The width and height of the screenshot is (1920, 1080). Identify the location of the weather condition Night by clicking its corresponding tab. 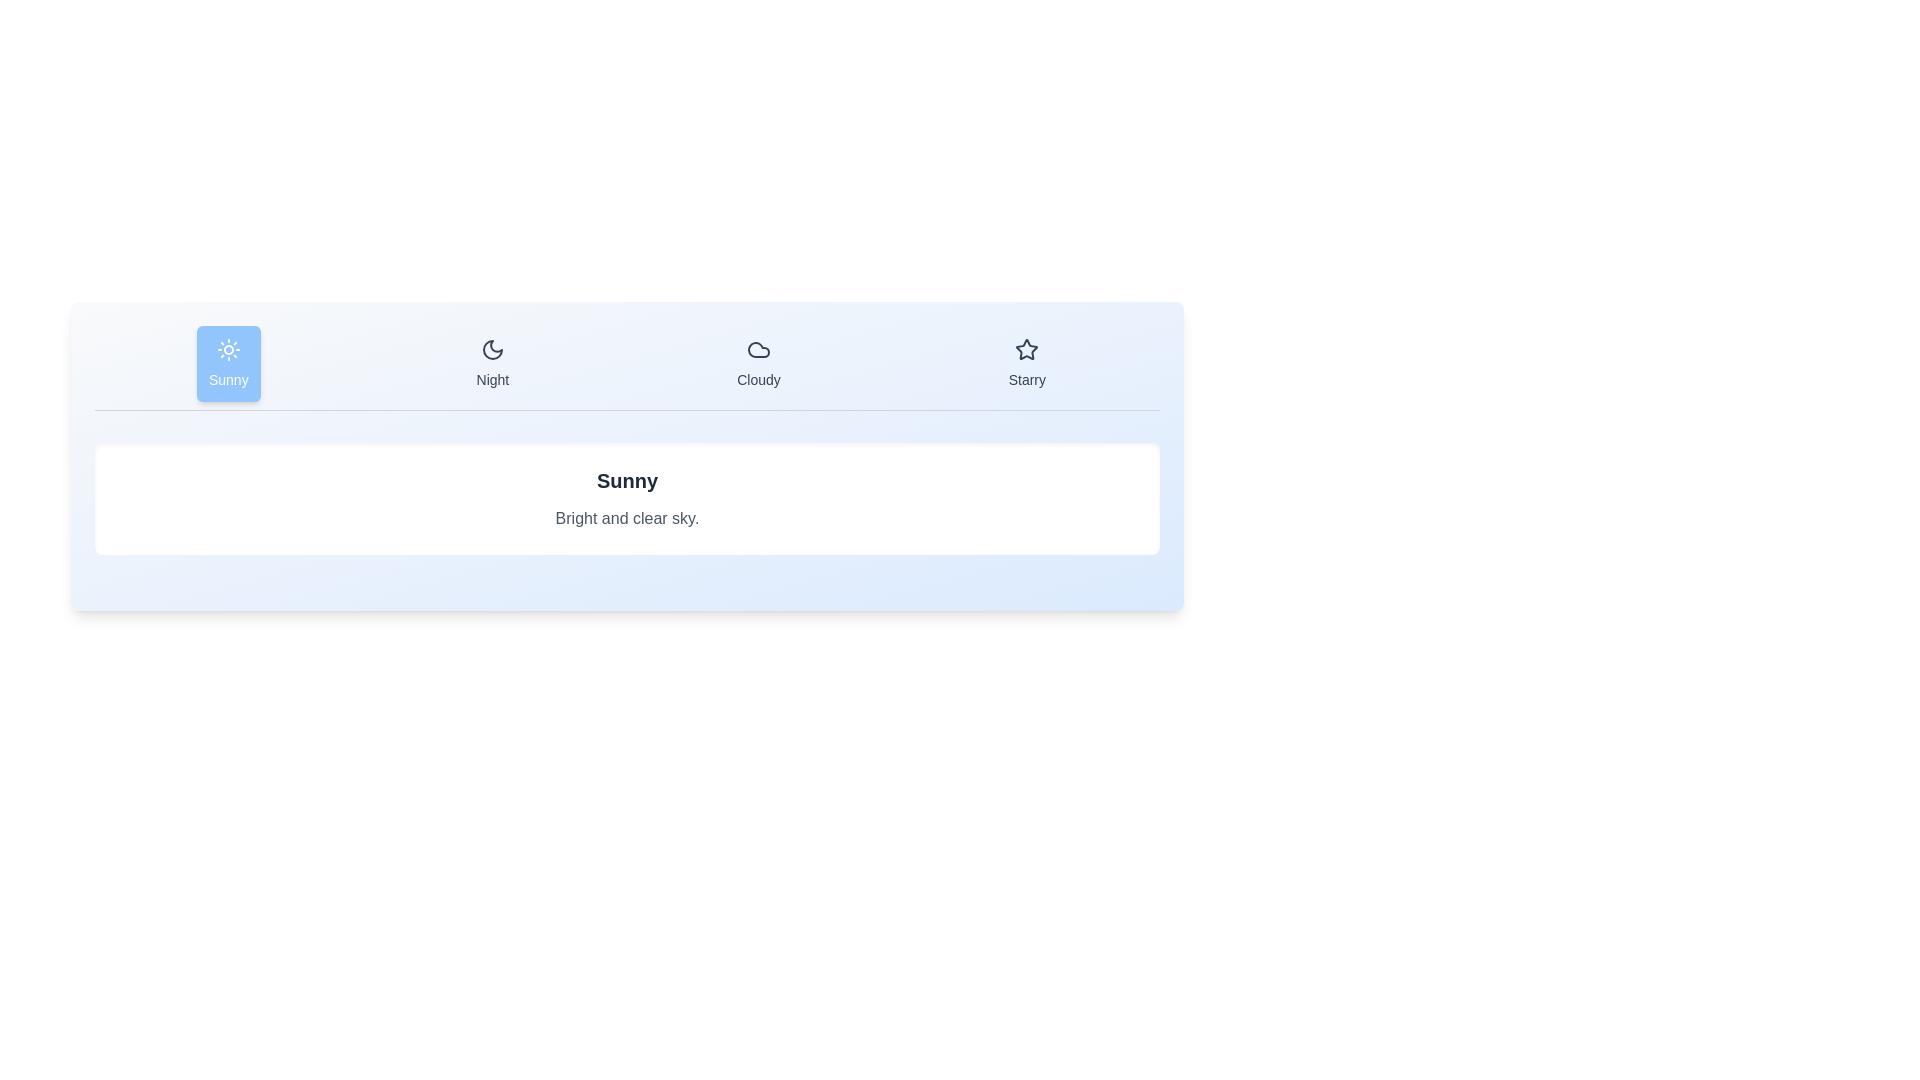
(491, 363).